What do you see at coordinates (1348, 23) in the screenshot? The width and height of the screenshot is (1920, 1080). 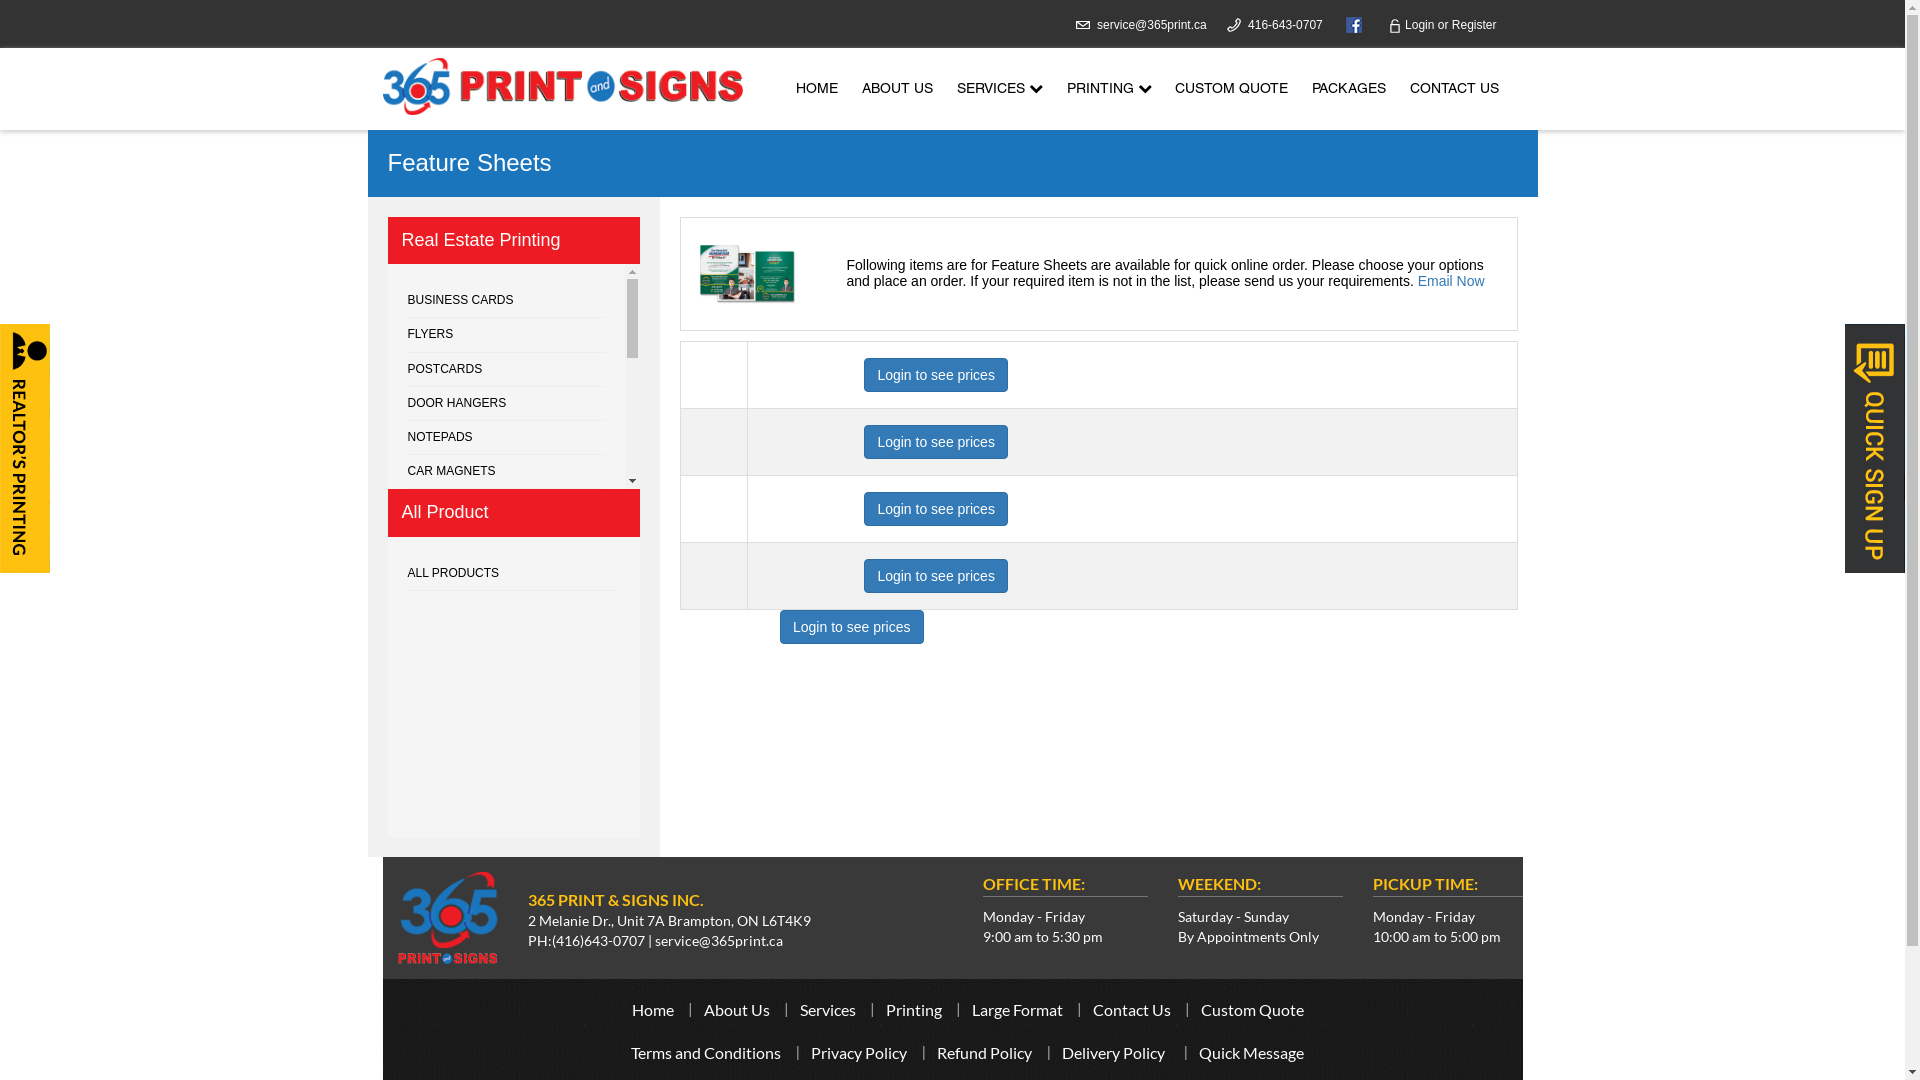 I see `'Facebook'` at bounding box center [1348, 23].